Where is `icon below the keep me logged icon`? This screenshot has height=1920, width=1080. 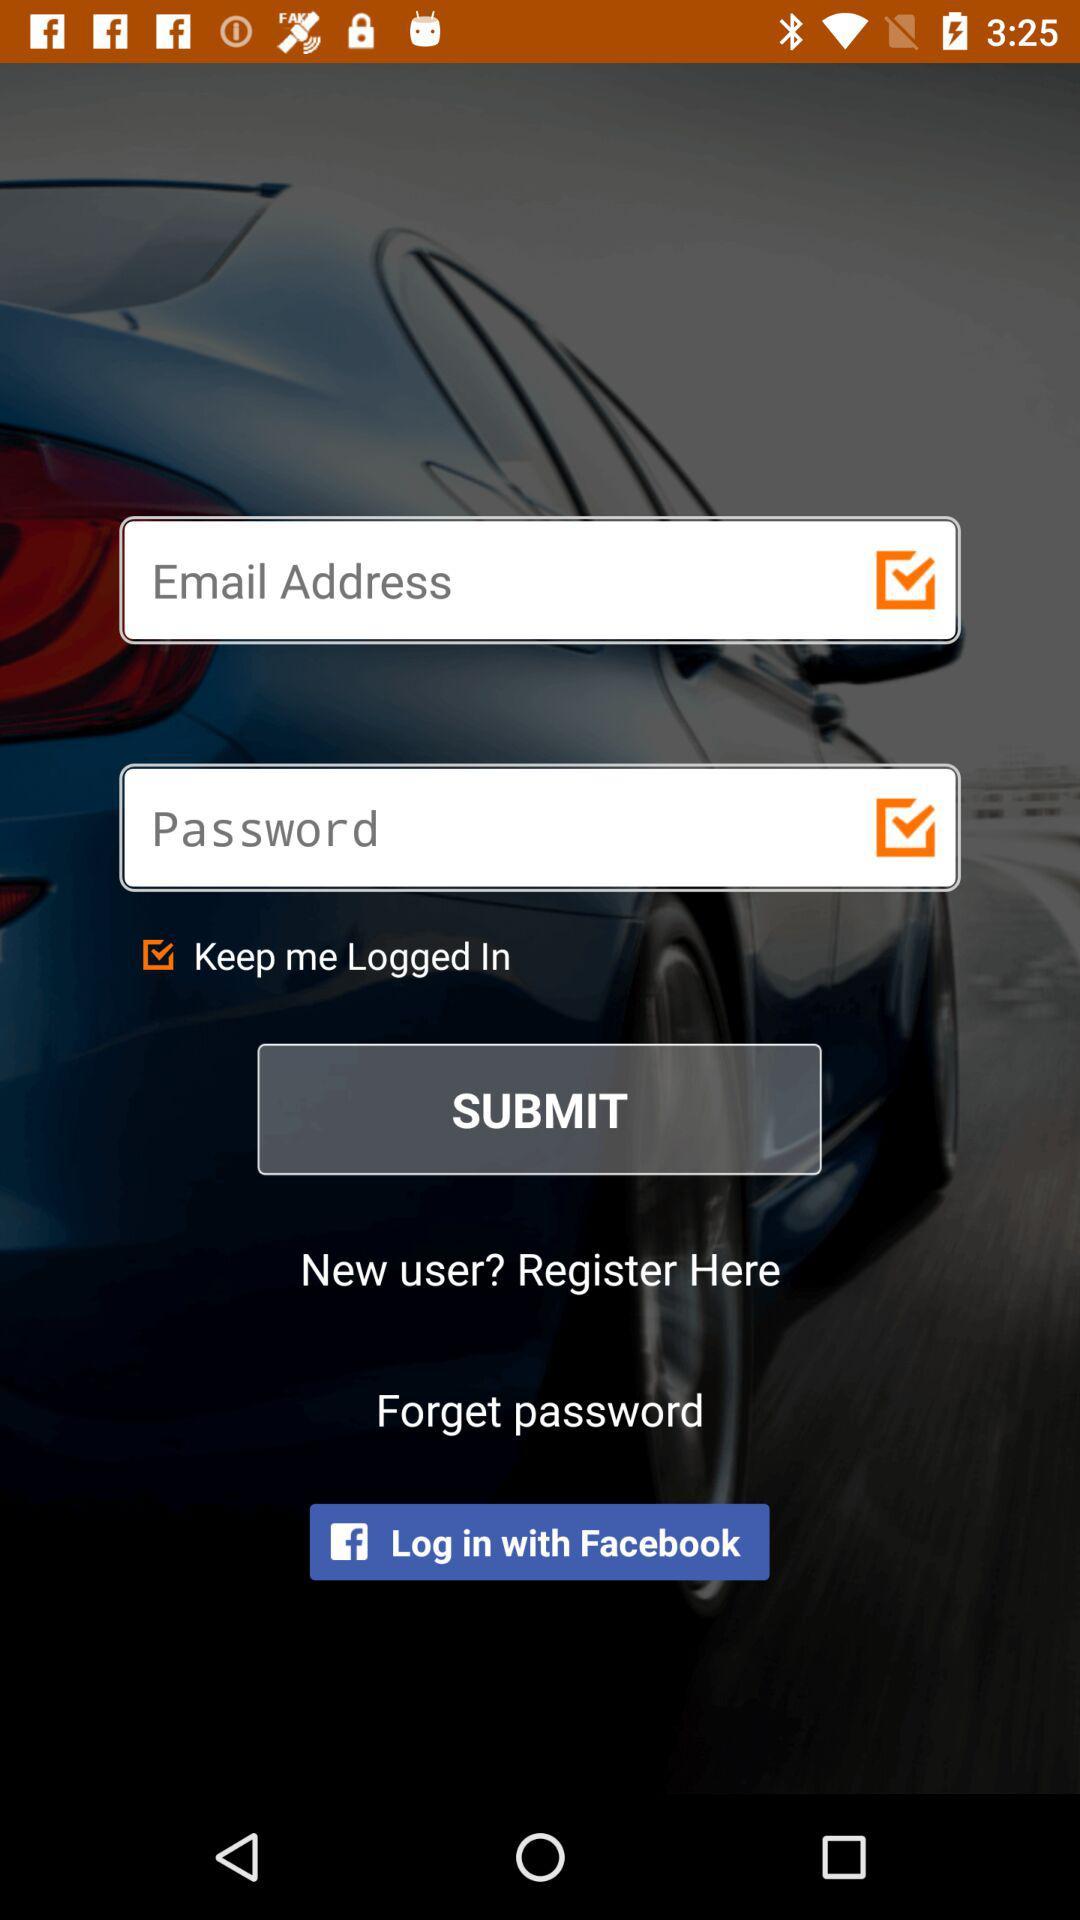 icon below the keep me logged icon is located at coordinates (540, 1108).